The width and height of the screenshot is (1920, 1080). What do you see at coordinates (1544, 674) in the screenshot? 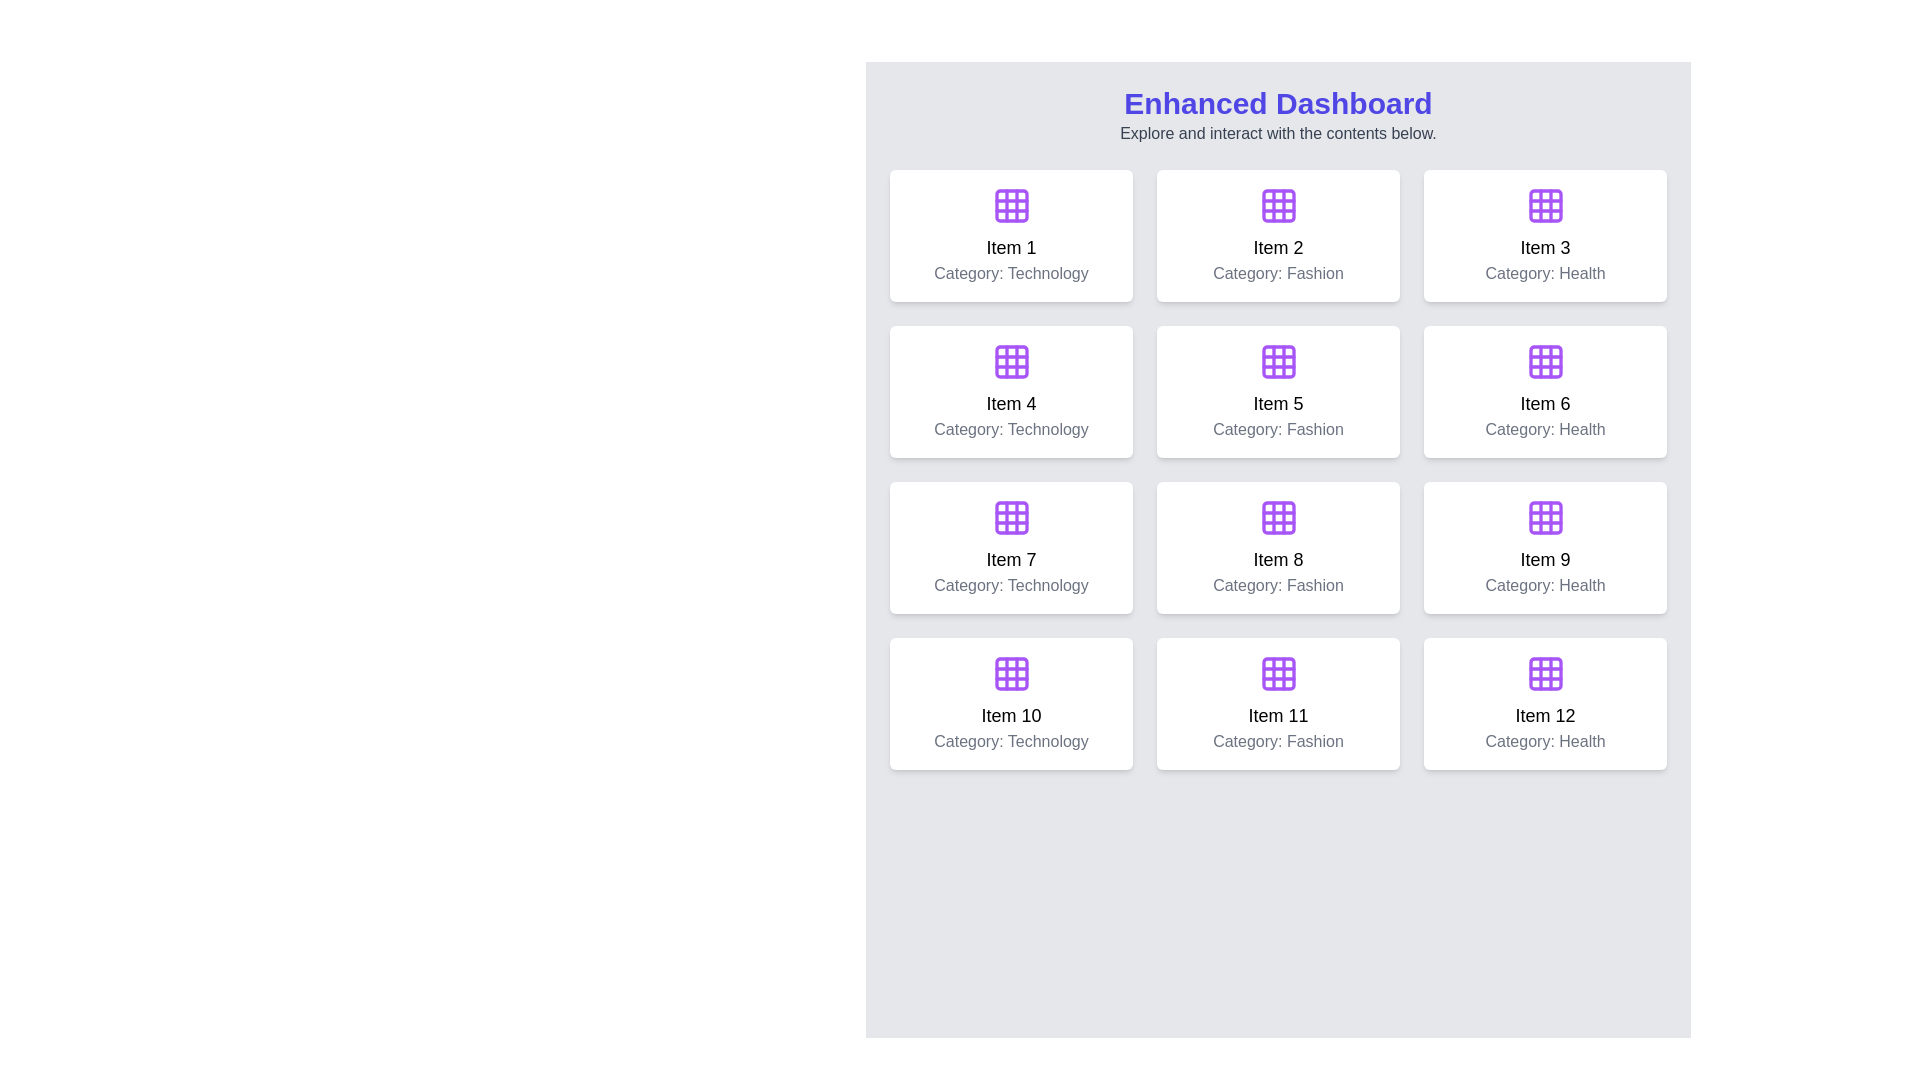
I see `the purple 3x3 grid icon located in the bottom-right of the layout above the text 'Item 12'` at bounding box center [1544, 674].